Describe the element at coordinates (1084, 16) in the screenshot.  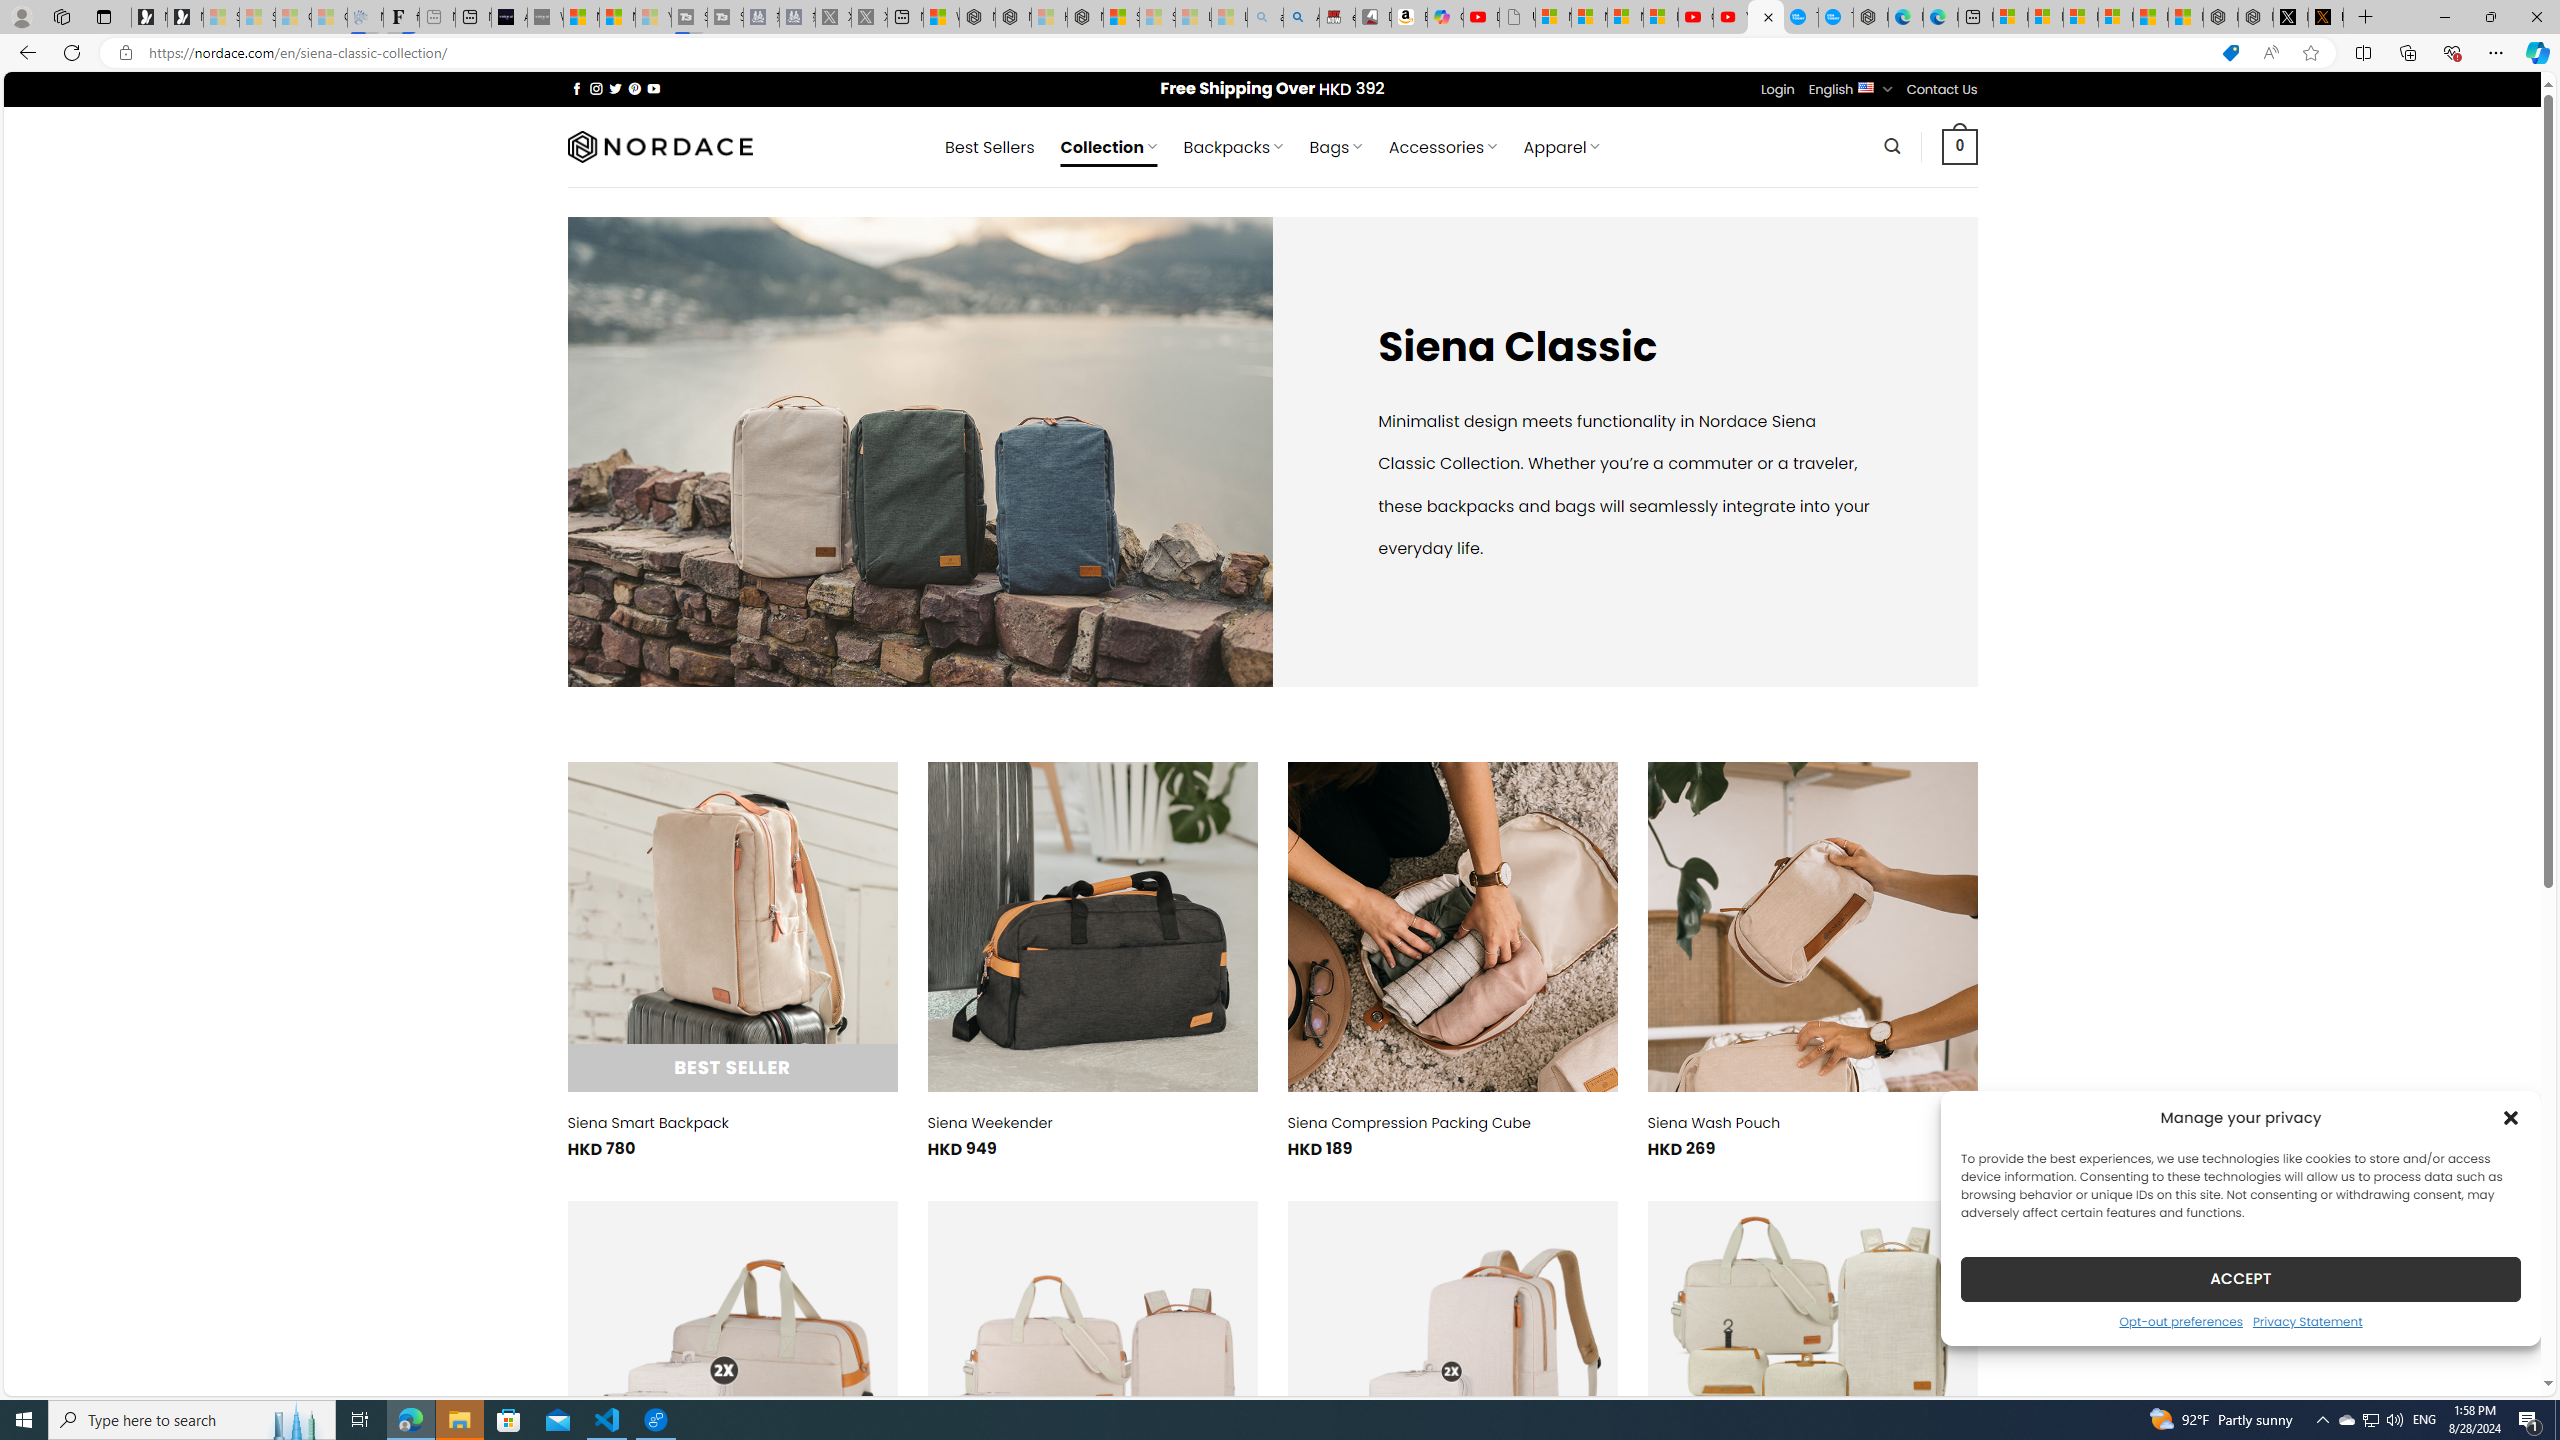
I see `'Nordace - Nordace Siena Is Not An Ordinary Backpack'` at that location.